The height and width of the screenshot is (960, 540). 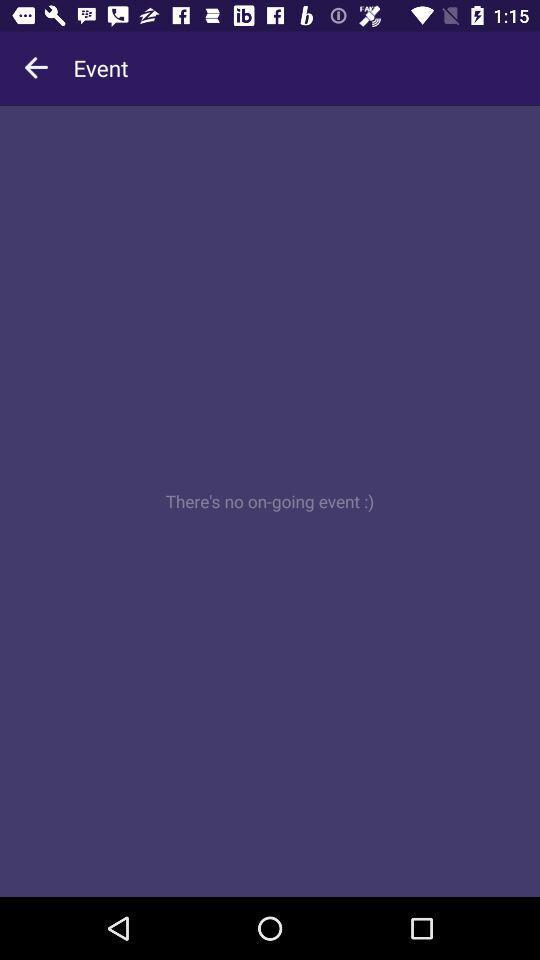 What do you see at coordinates (36, 68) in the screenshot?
I see `the arrow_backward icon` at bounding box center [36, 68].